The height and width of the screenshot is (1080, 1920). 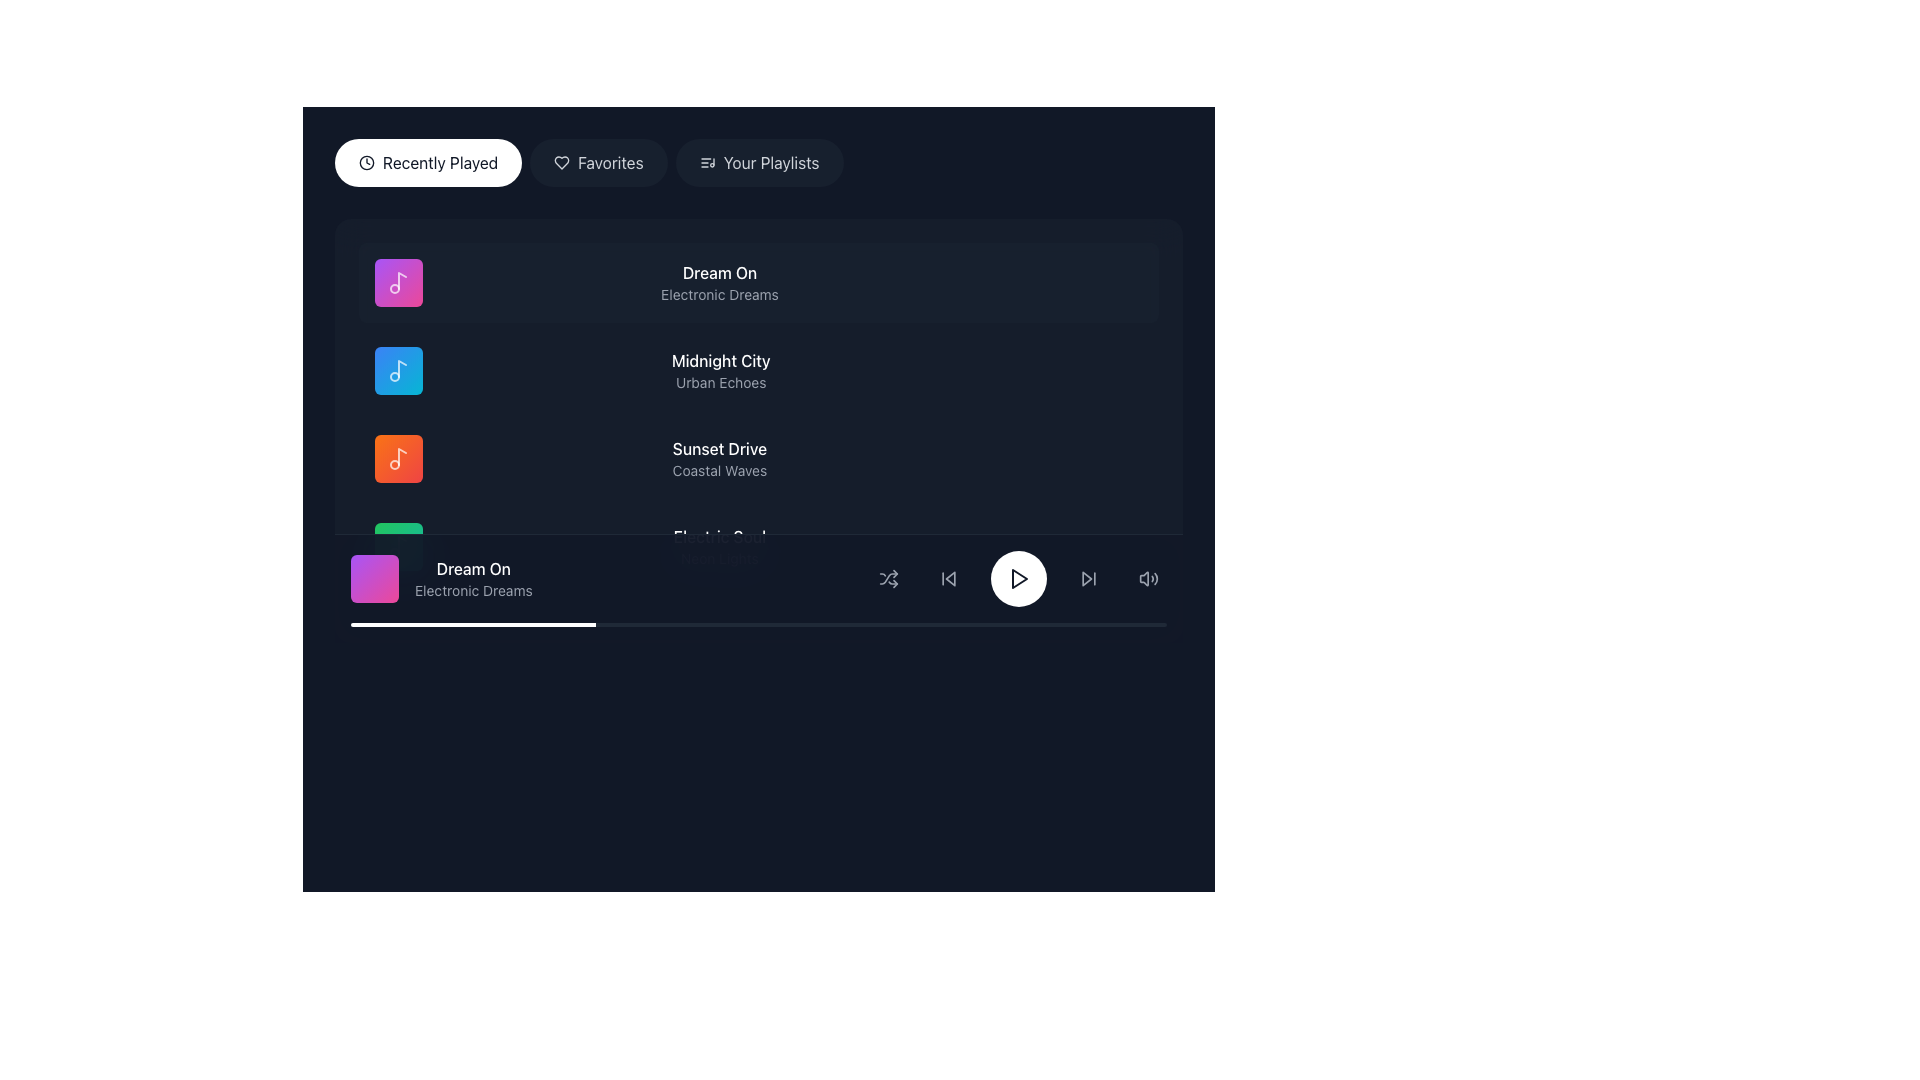 What do you see at coordinates (720, 370) in the screenshot?
I see `the text display element that shows 'Midnight City' in bold white font and 'Urban Echoes' in smaller gray font, which is located in the second item of a vertically arranged list of song details` at bounding box center [720, 370].